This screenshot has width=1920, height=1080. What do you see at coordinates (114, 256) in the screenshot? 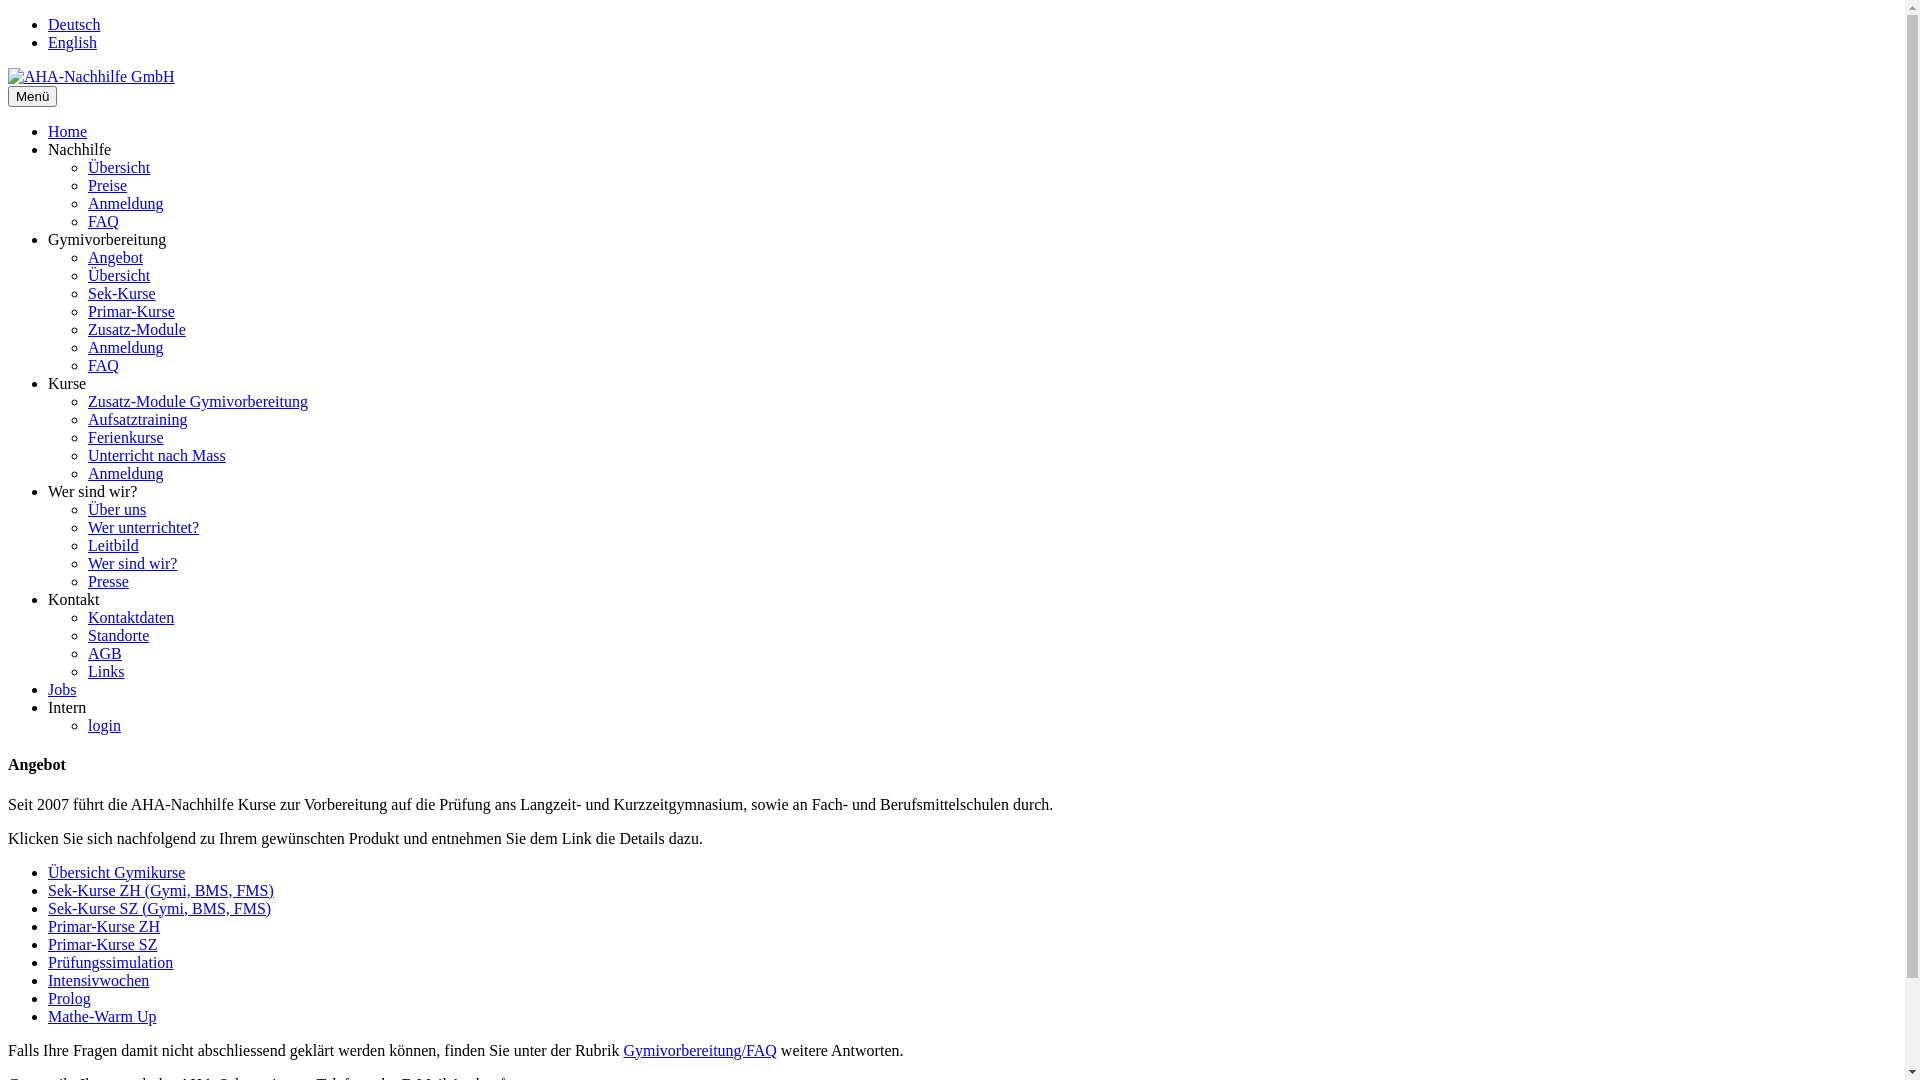
I see `'Angebot'` at bounding box center [114, 256].